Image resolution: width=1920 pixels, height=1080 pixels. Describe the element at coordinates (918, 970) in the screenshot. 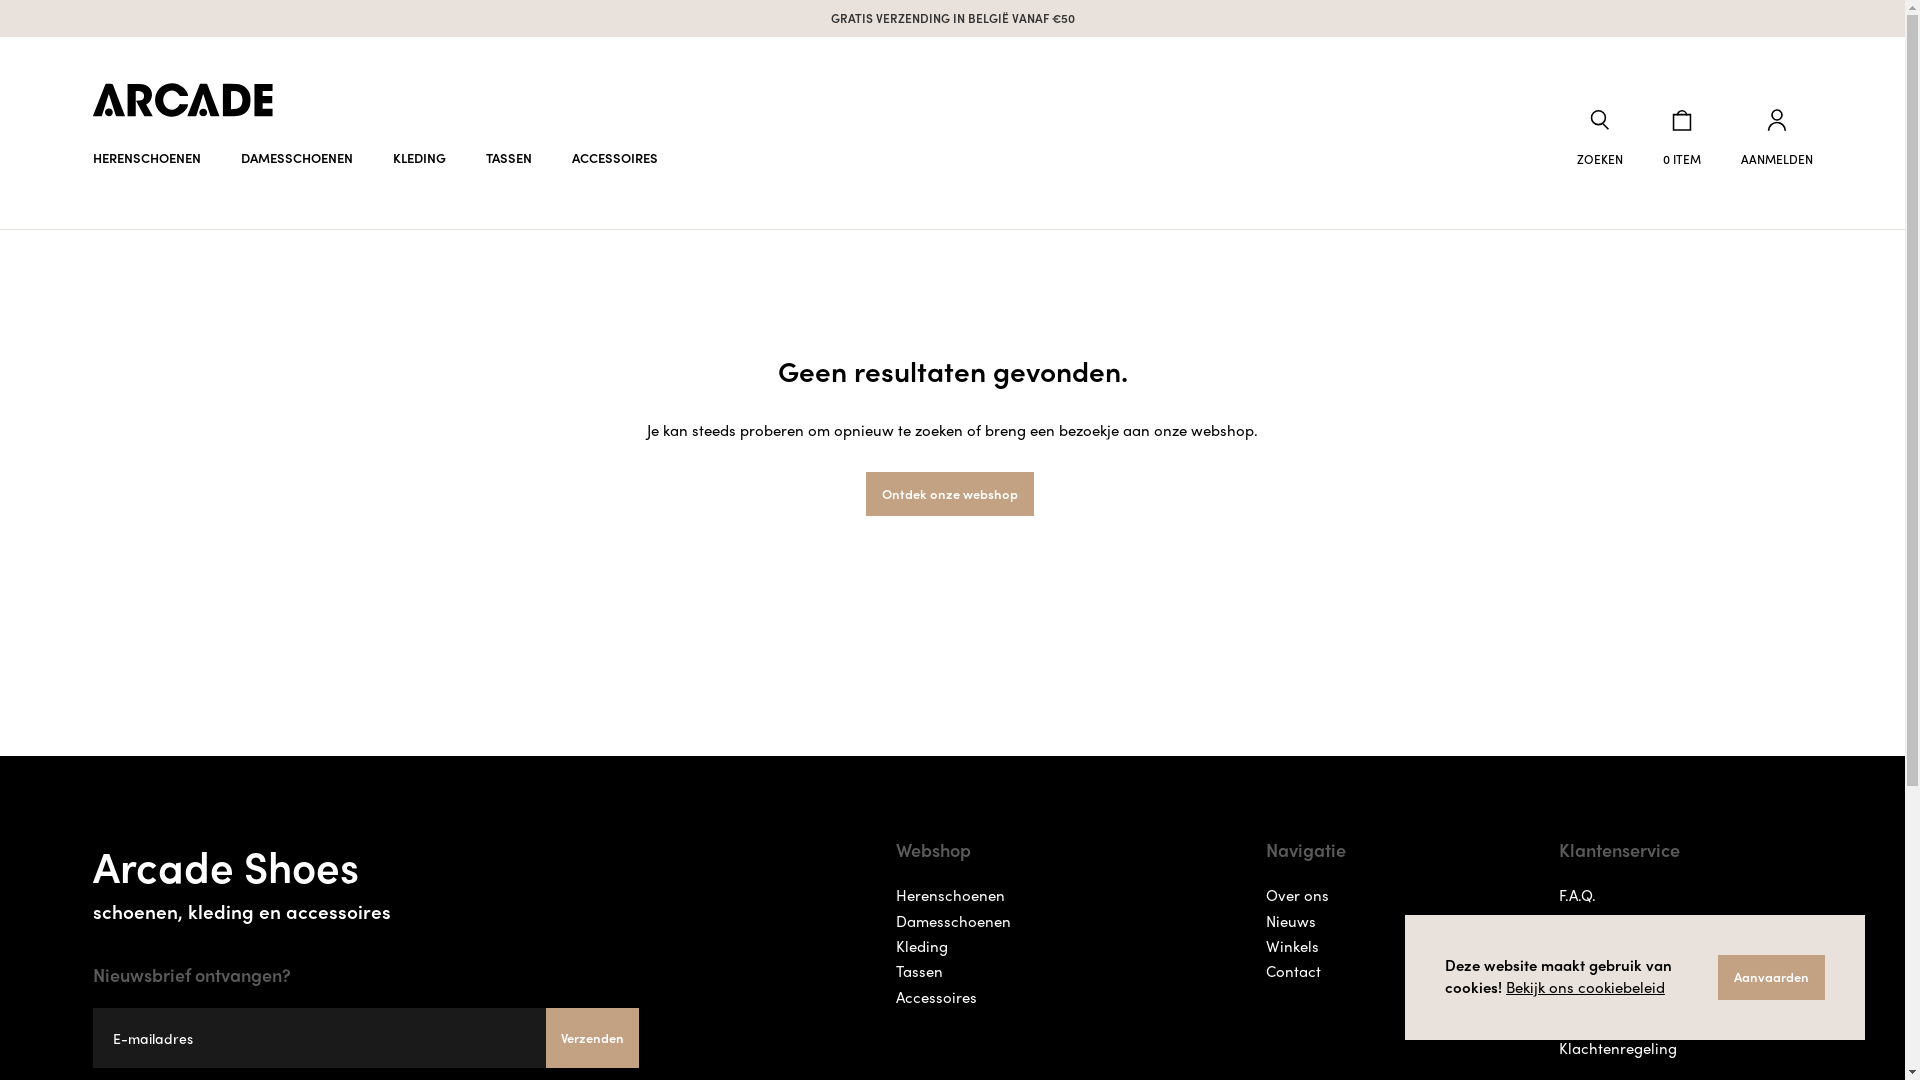

I see `'Tassen'` at that location.